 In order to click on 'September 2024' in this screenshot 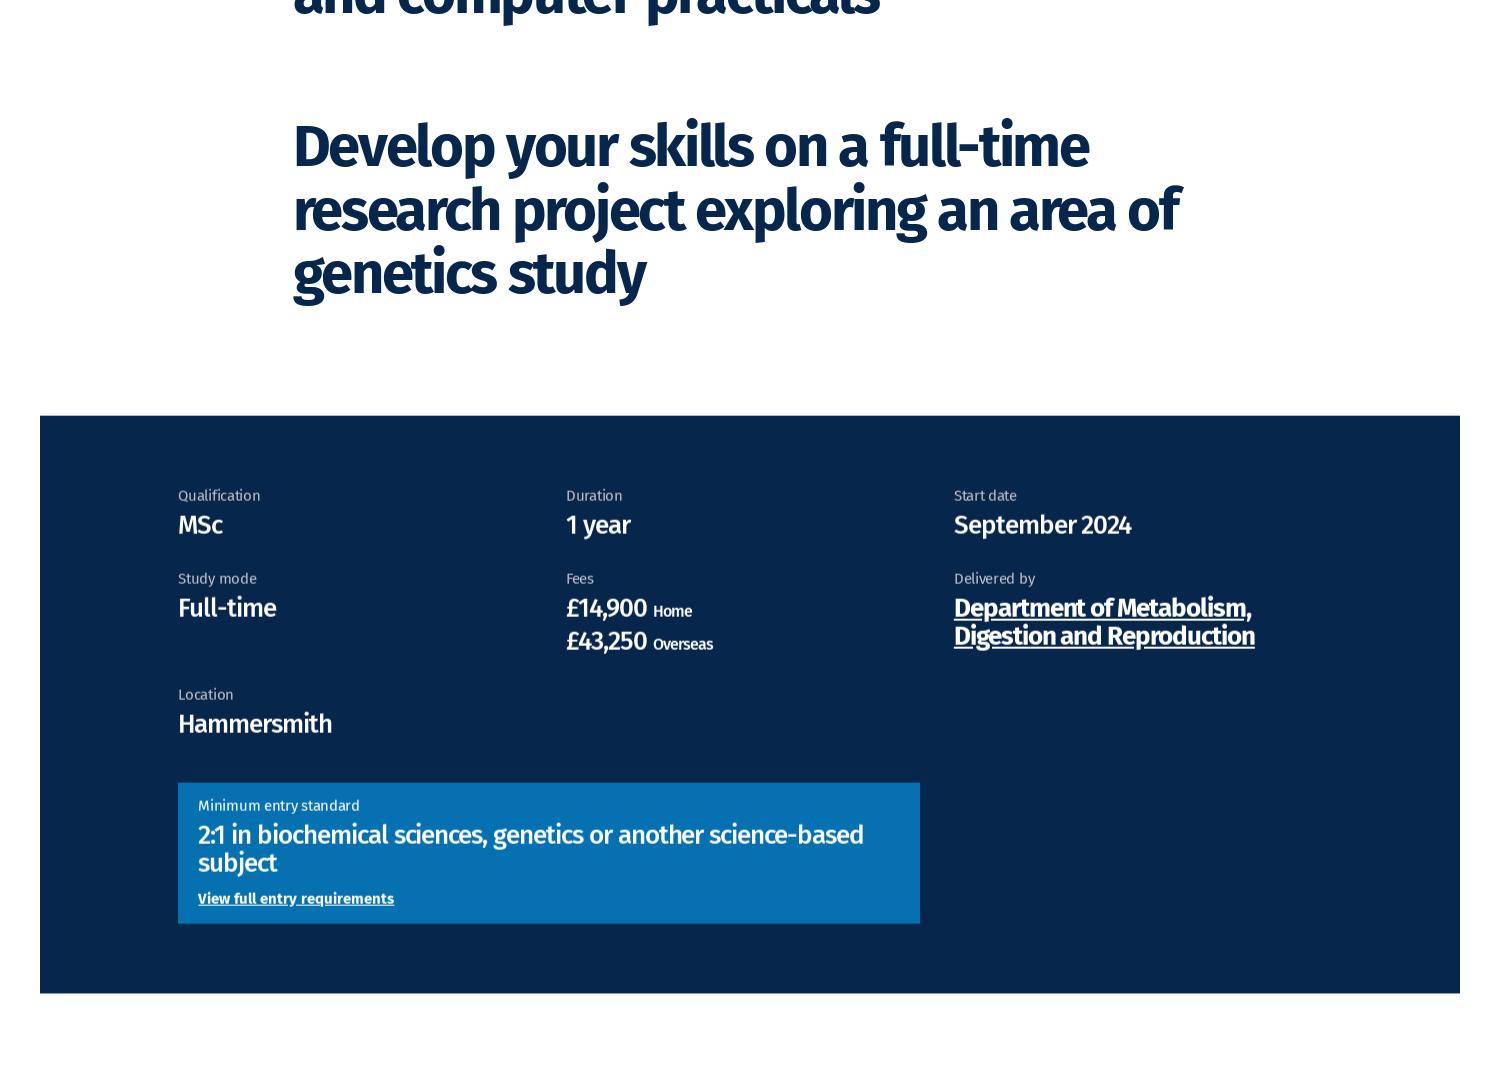, I will do `click(1042, 552)`.